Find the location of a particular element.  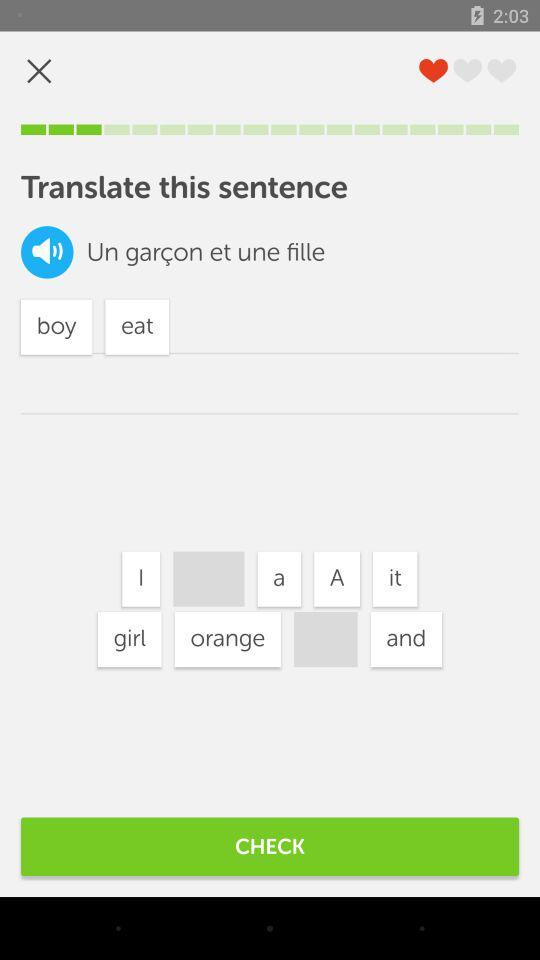

the volume icon is located at coordinates (47, 251).